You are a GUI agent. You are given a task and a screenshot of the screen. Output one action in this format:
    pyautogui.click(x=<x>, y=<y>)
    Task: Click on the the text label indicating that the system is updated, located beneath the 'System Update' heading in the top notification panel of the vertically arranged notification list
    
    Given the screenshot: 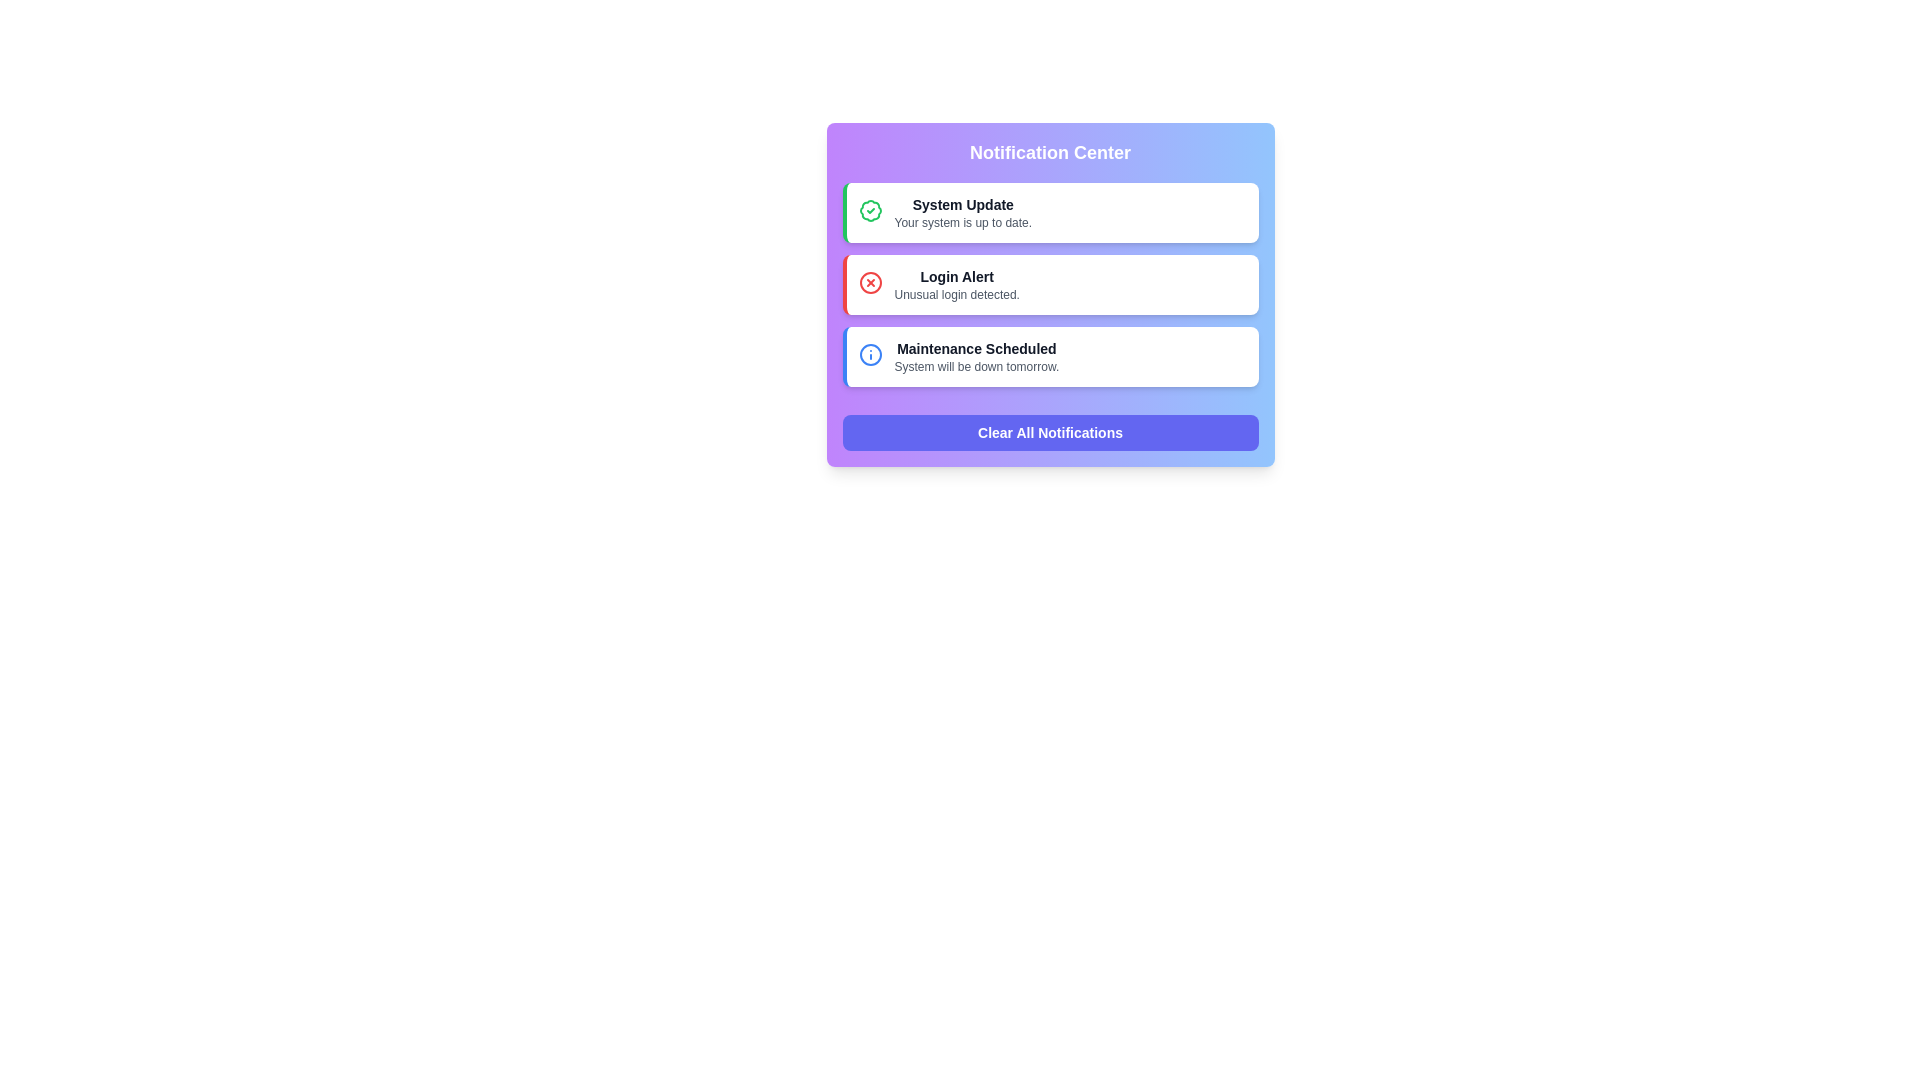 What is the action you would take?
    pyautogui.click(x=963, y=223)
    